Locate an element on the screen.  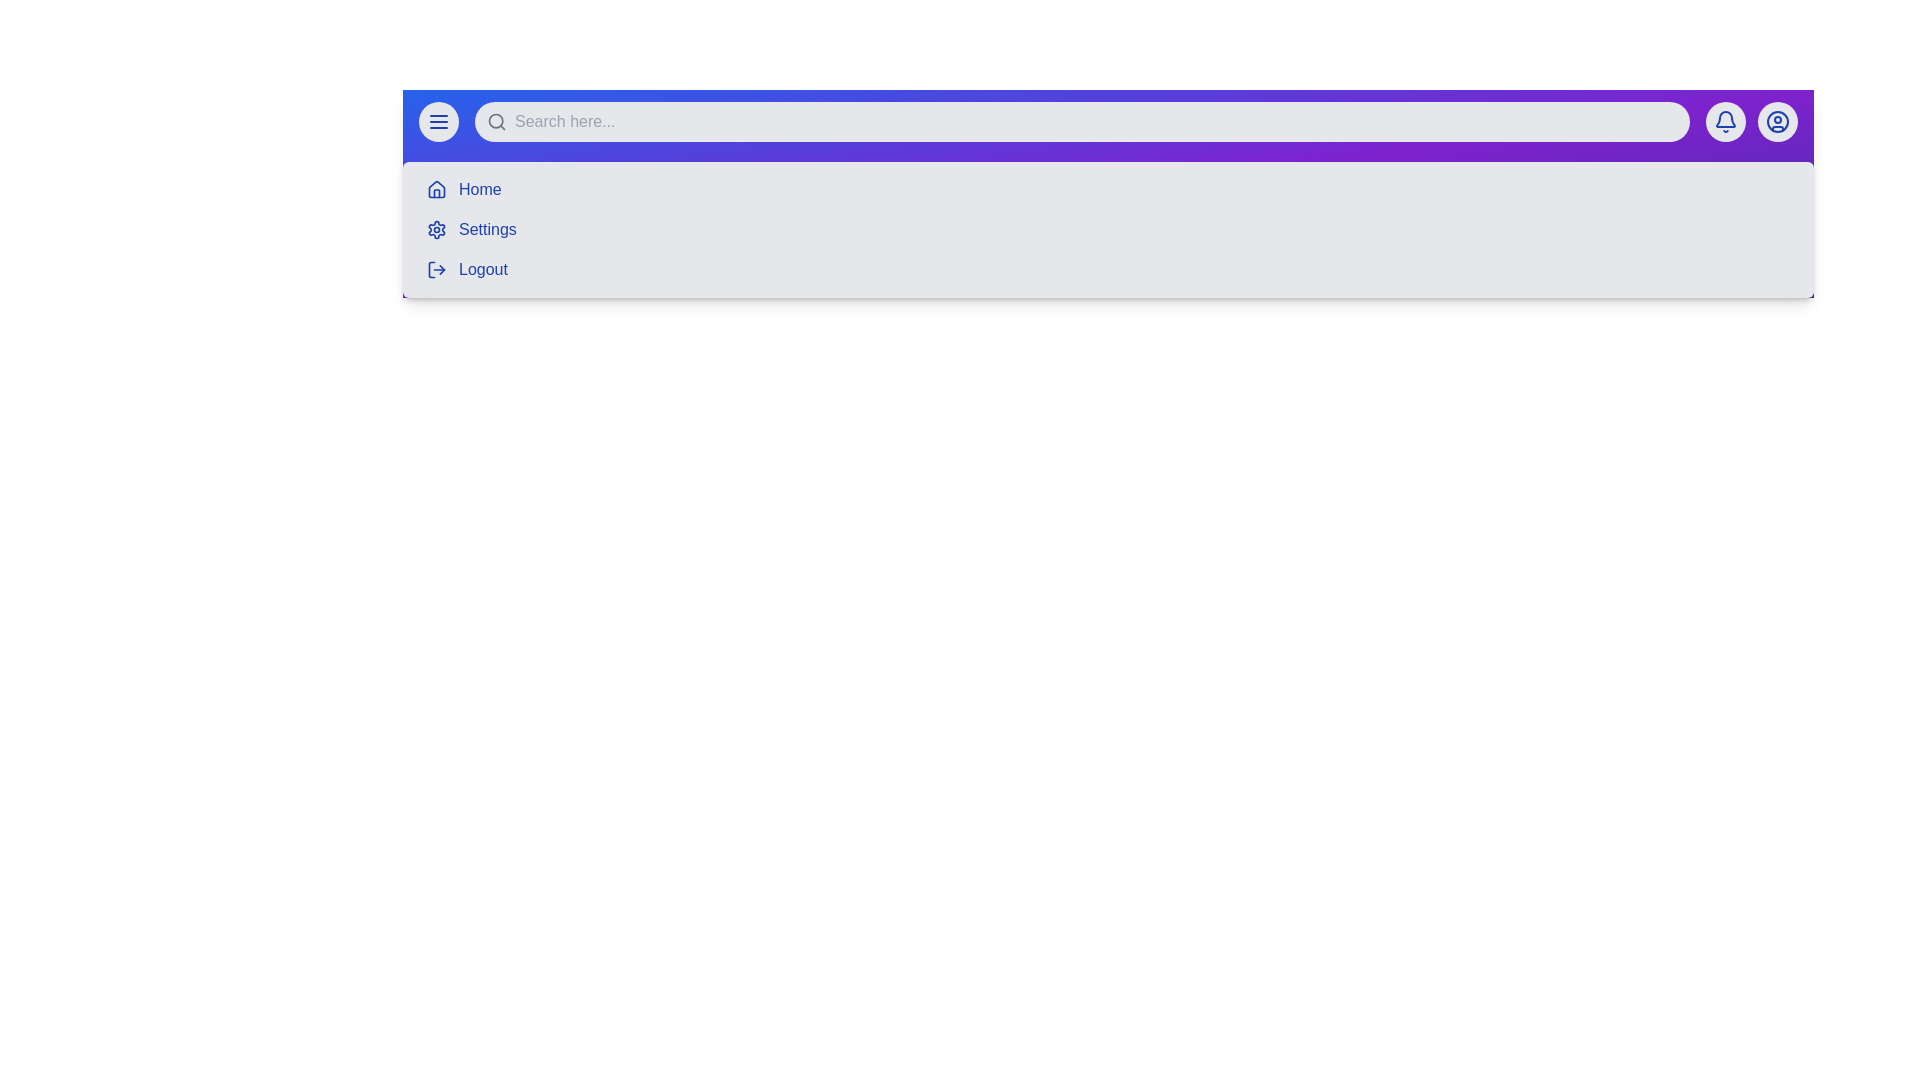
the menu item Logout from the navigation bar is located at coordinates (483, 270).